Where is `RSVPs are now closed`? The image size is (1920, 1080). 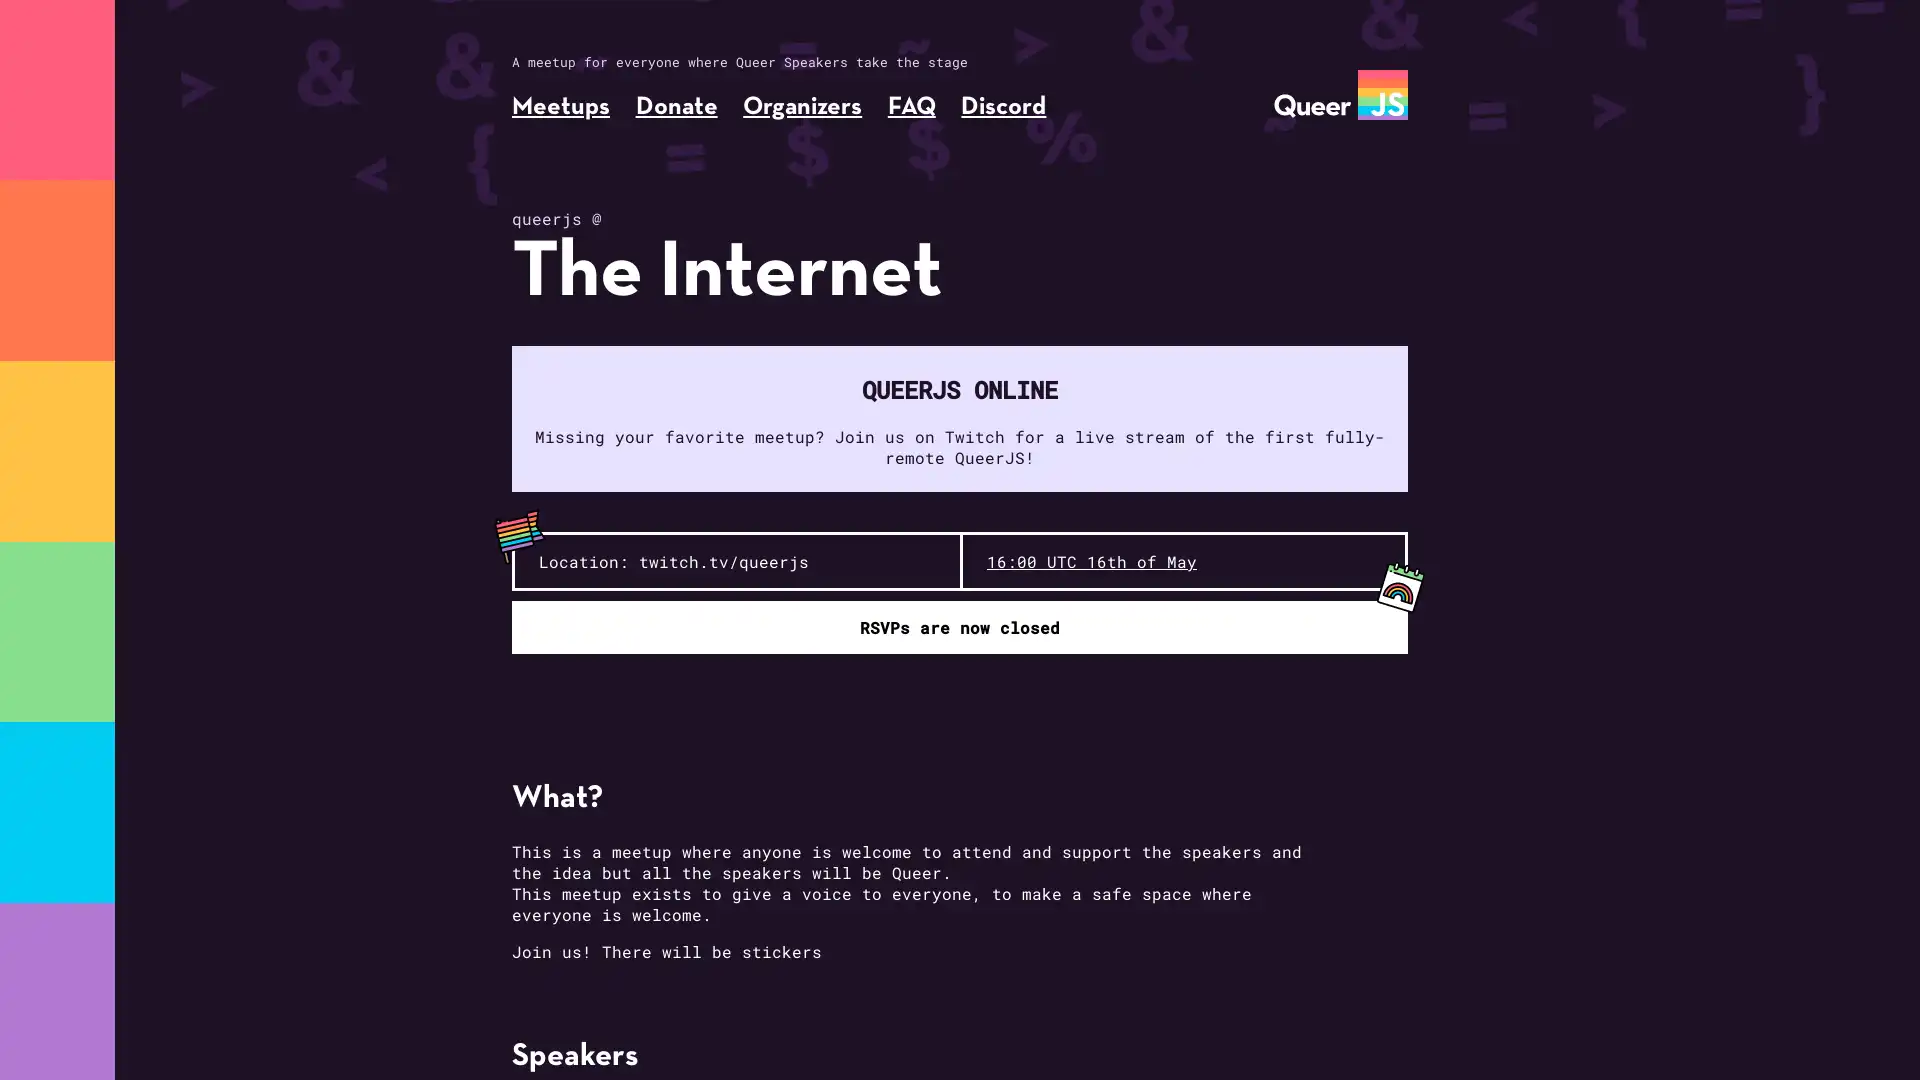 RSVPs are now closed is located at coordinates (960, 626).